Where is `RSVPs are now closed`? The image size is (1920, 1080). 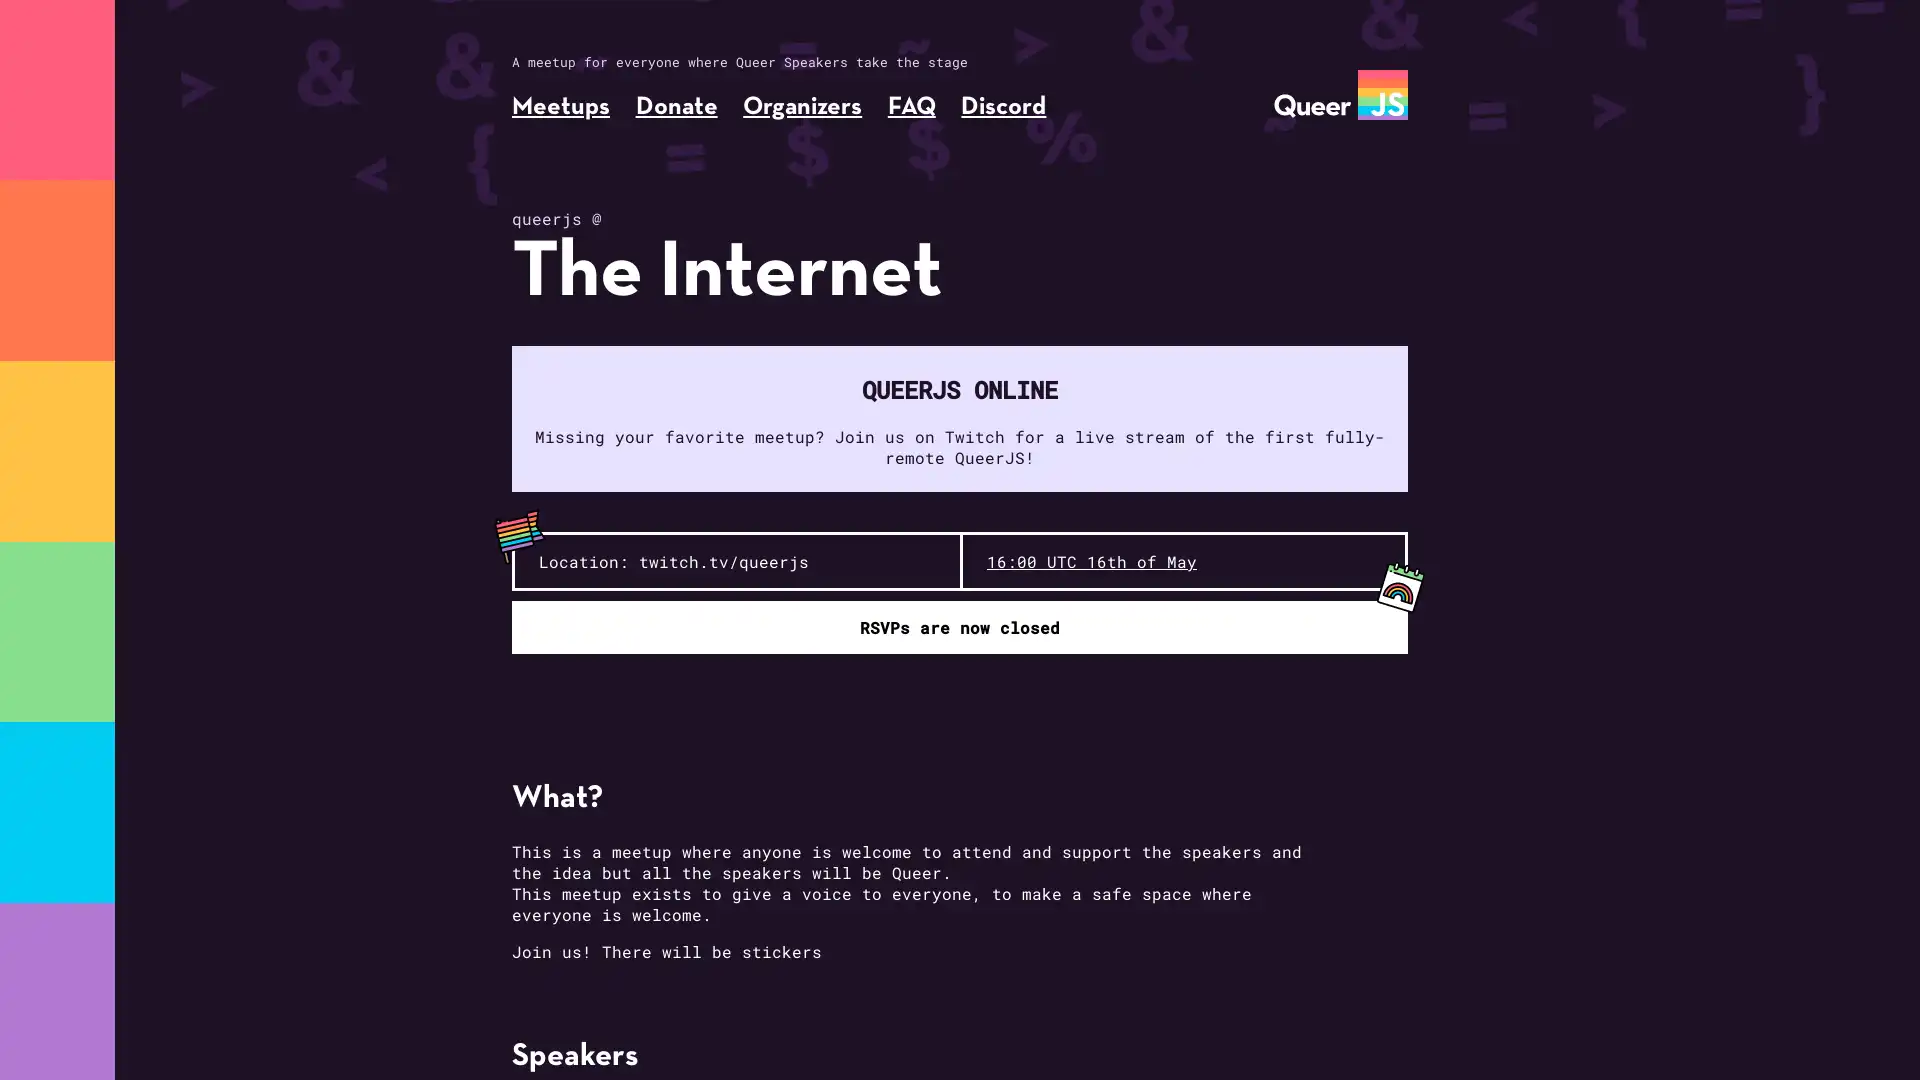 RSVPs are now closed is located at coordinates (960, 626).